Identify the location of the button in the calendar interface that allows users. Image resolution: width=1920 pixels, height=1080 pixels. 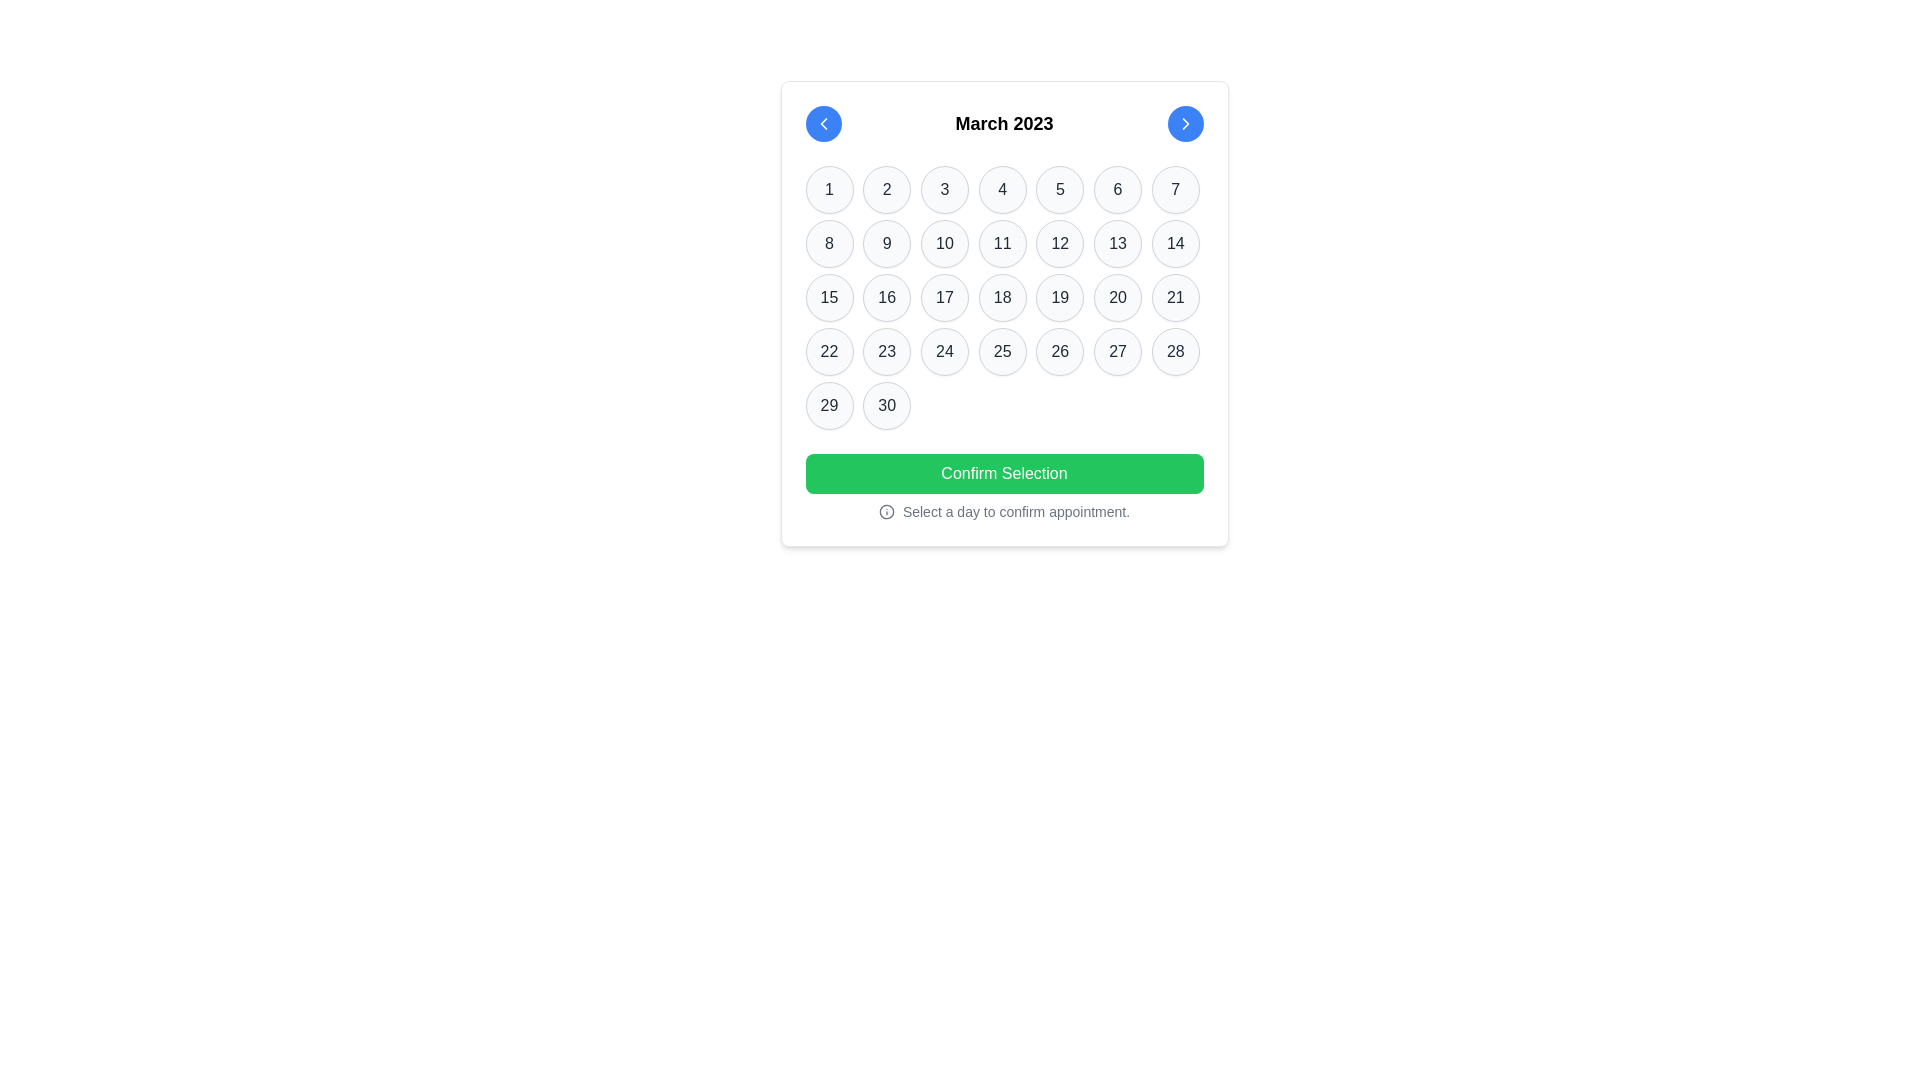
(1059, 242).